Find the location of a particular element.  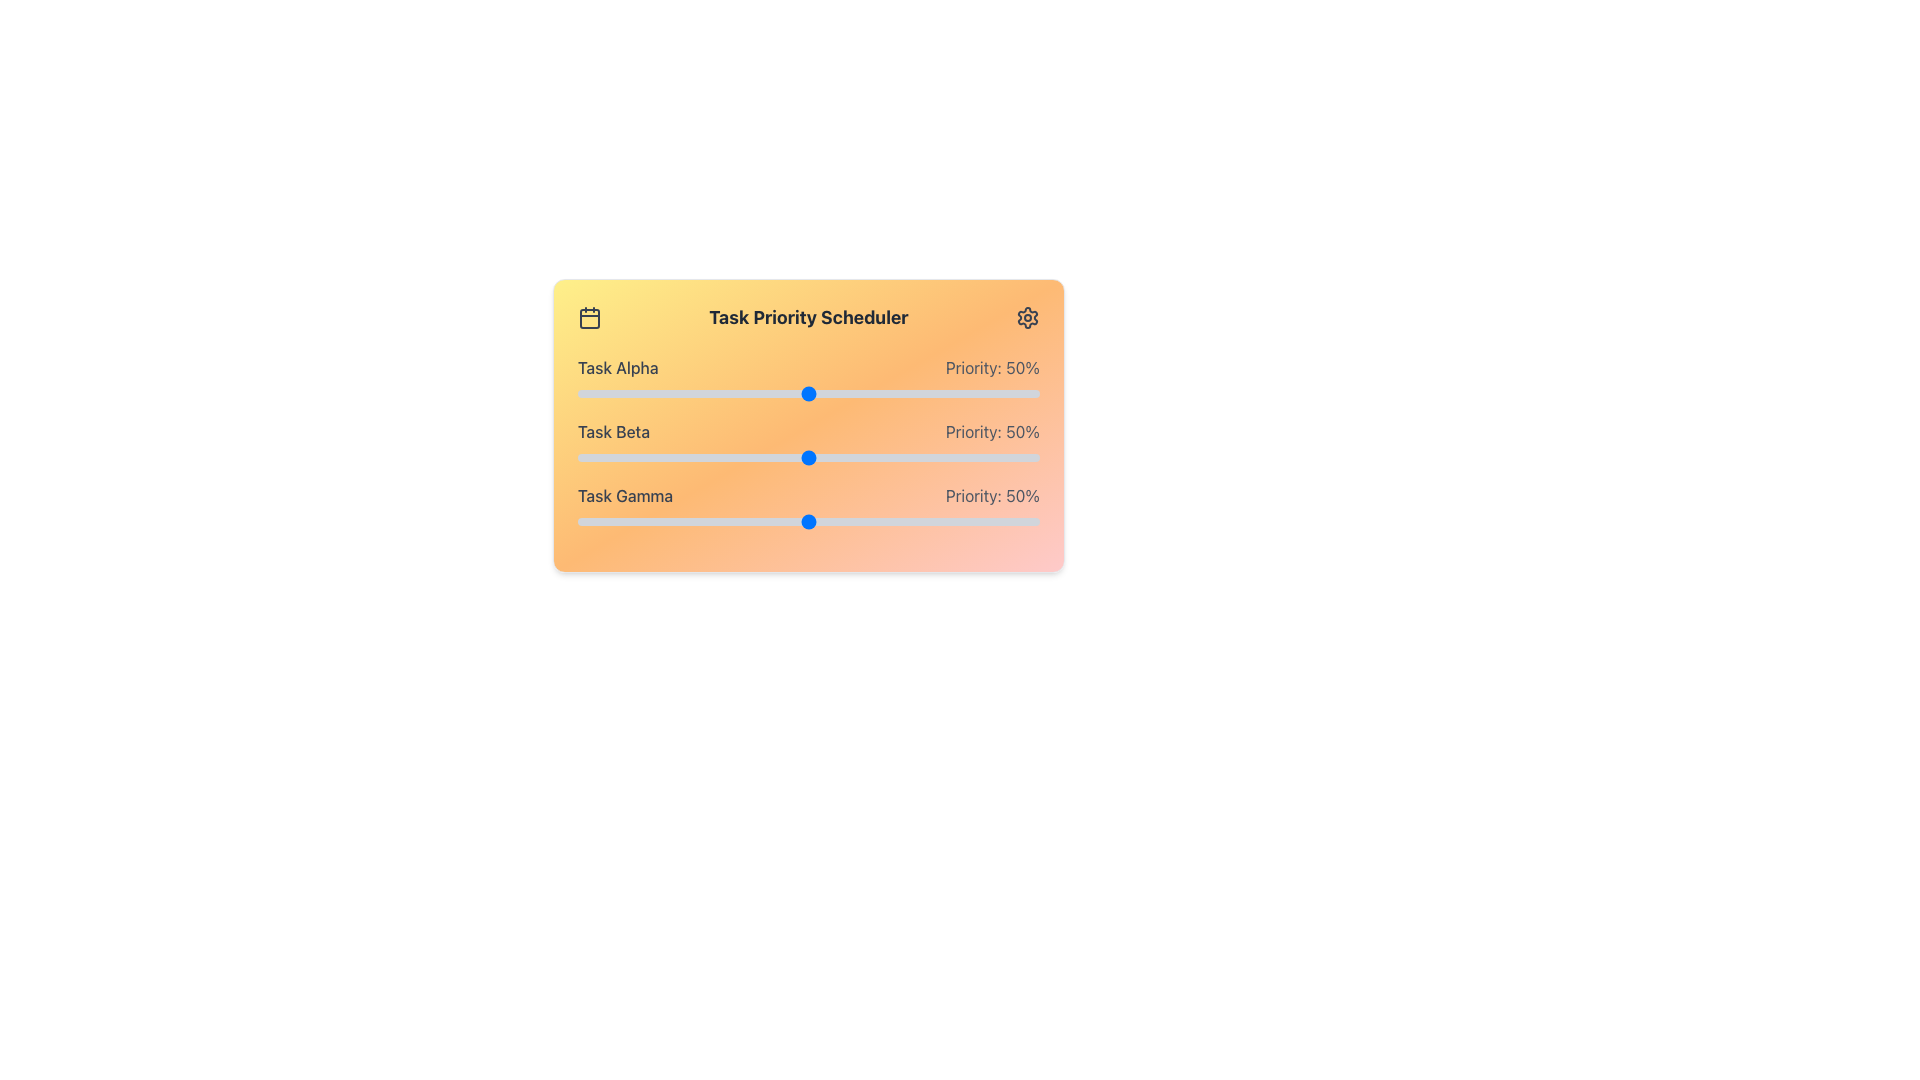

task priority is located at coordinates (590, 520).